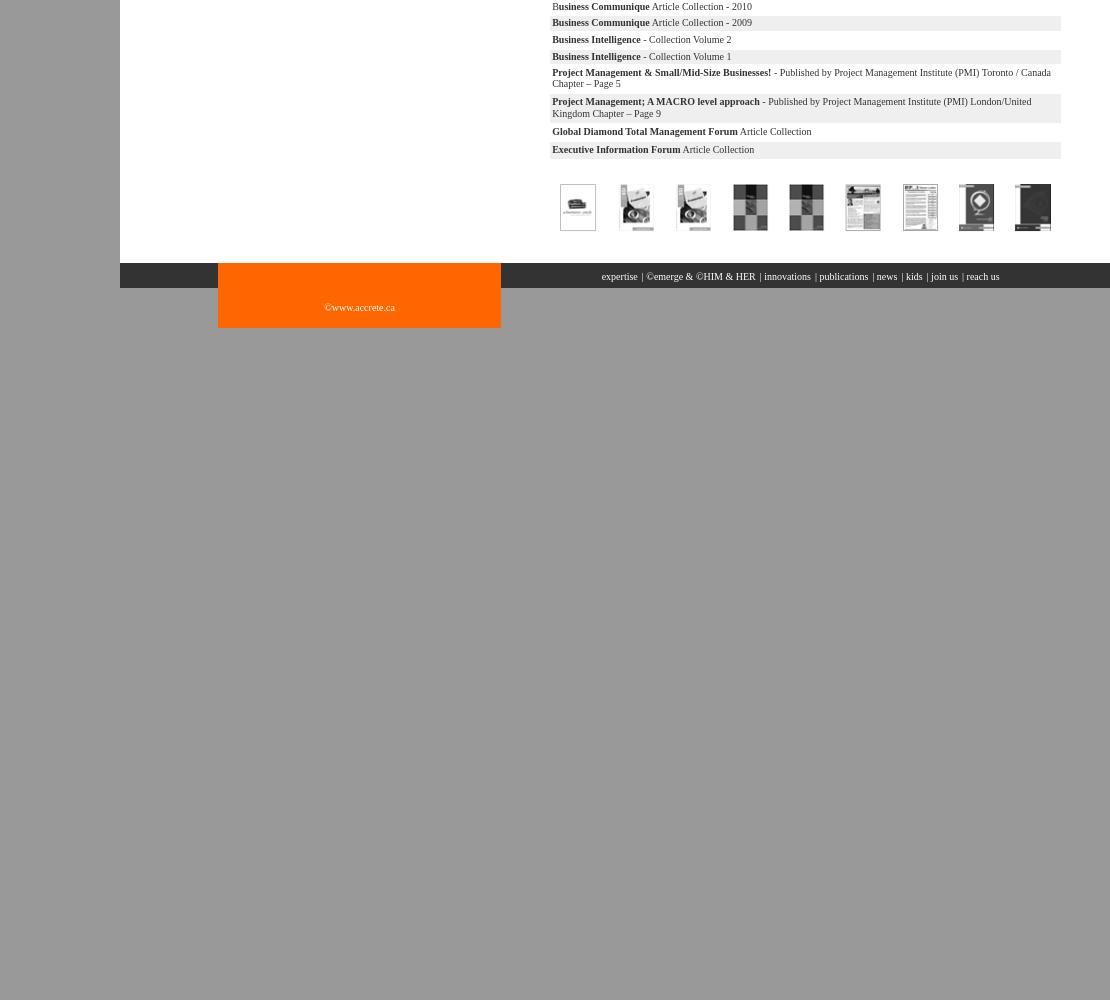 Image resolution: width=1110 pixels, height=1000 pixels. I want to click on 'innovations', so click(786, 276).